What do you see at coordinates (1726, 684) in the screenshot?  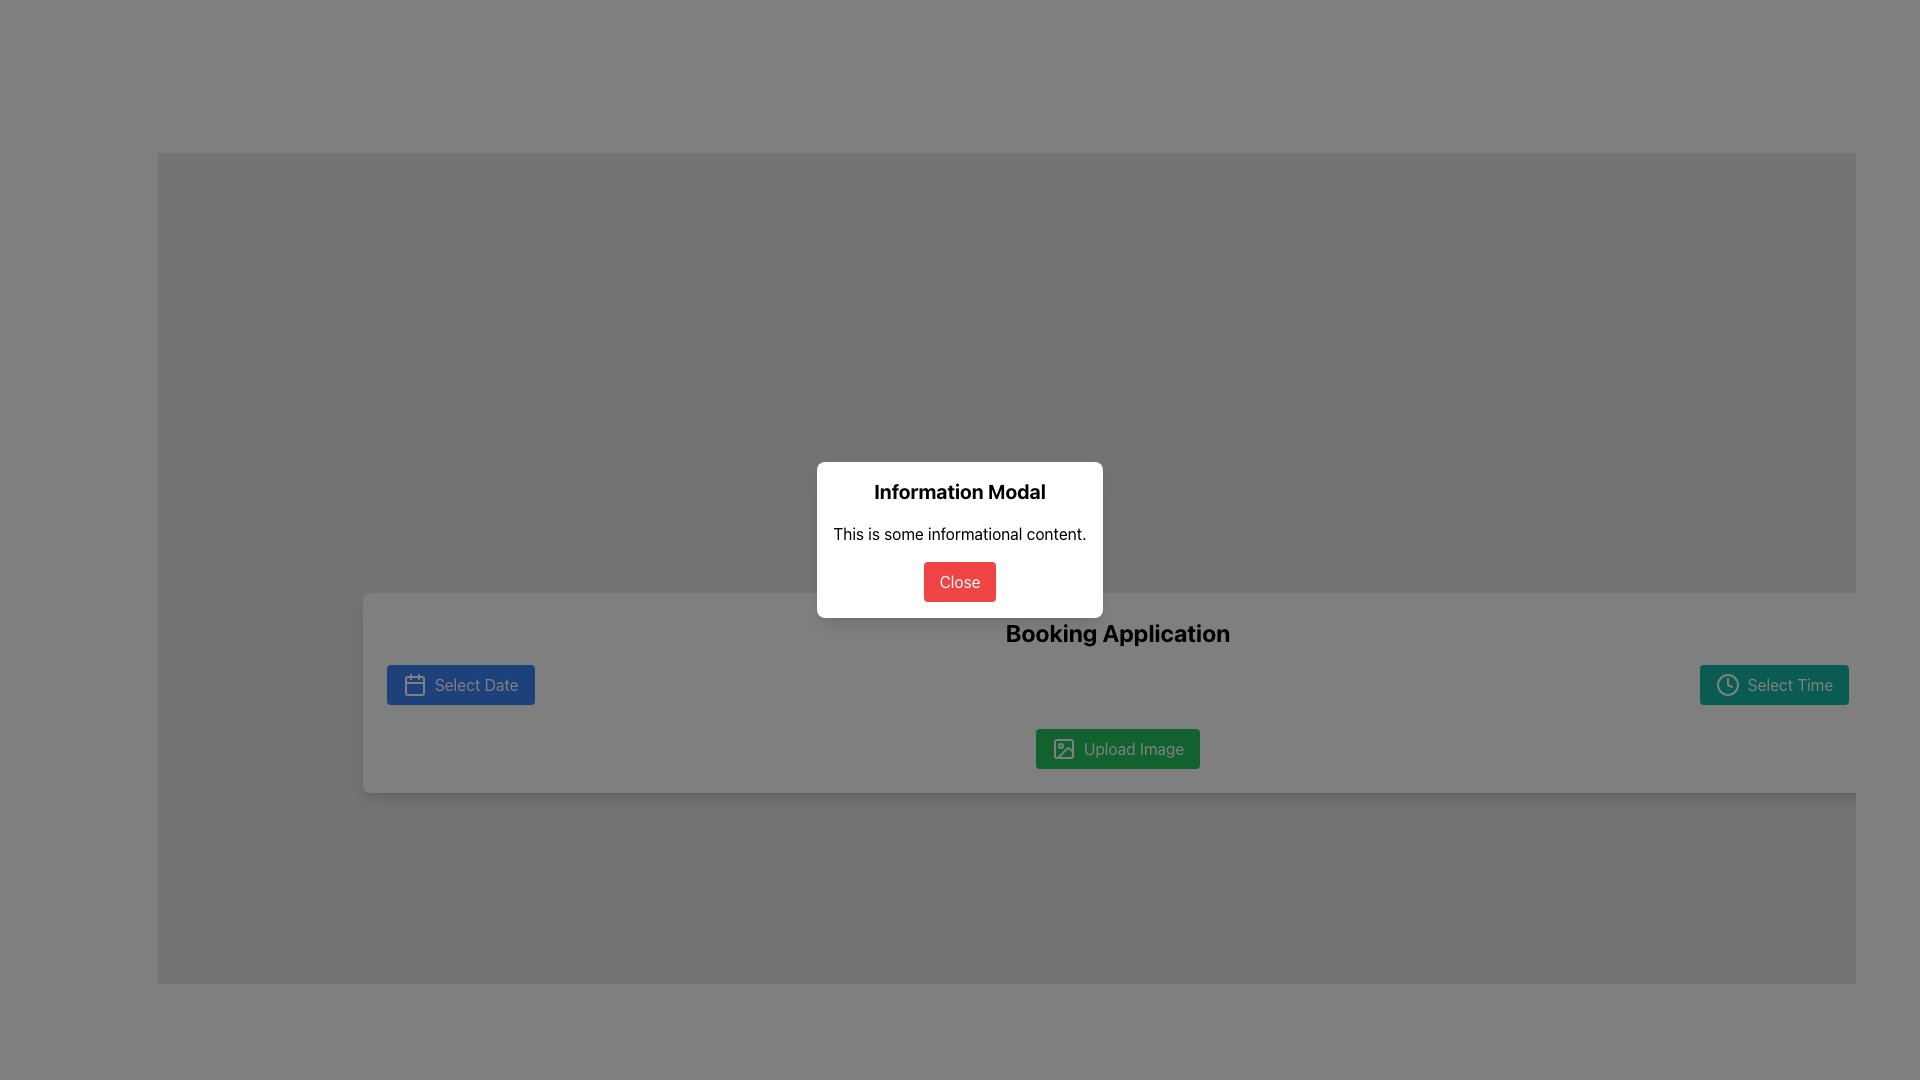 I see `the Clock icon which is positioned to the left of the 'Select Time' button in the bottom bar of the application` at bounding box center [1726, 684].